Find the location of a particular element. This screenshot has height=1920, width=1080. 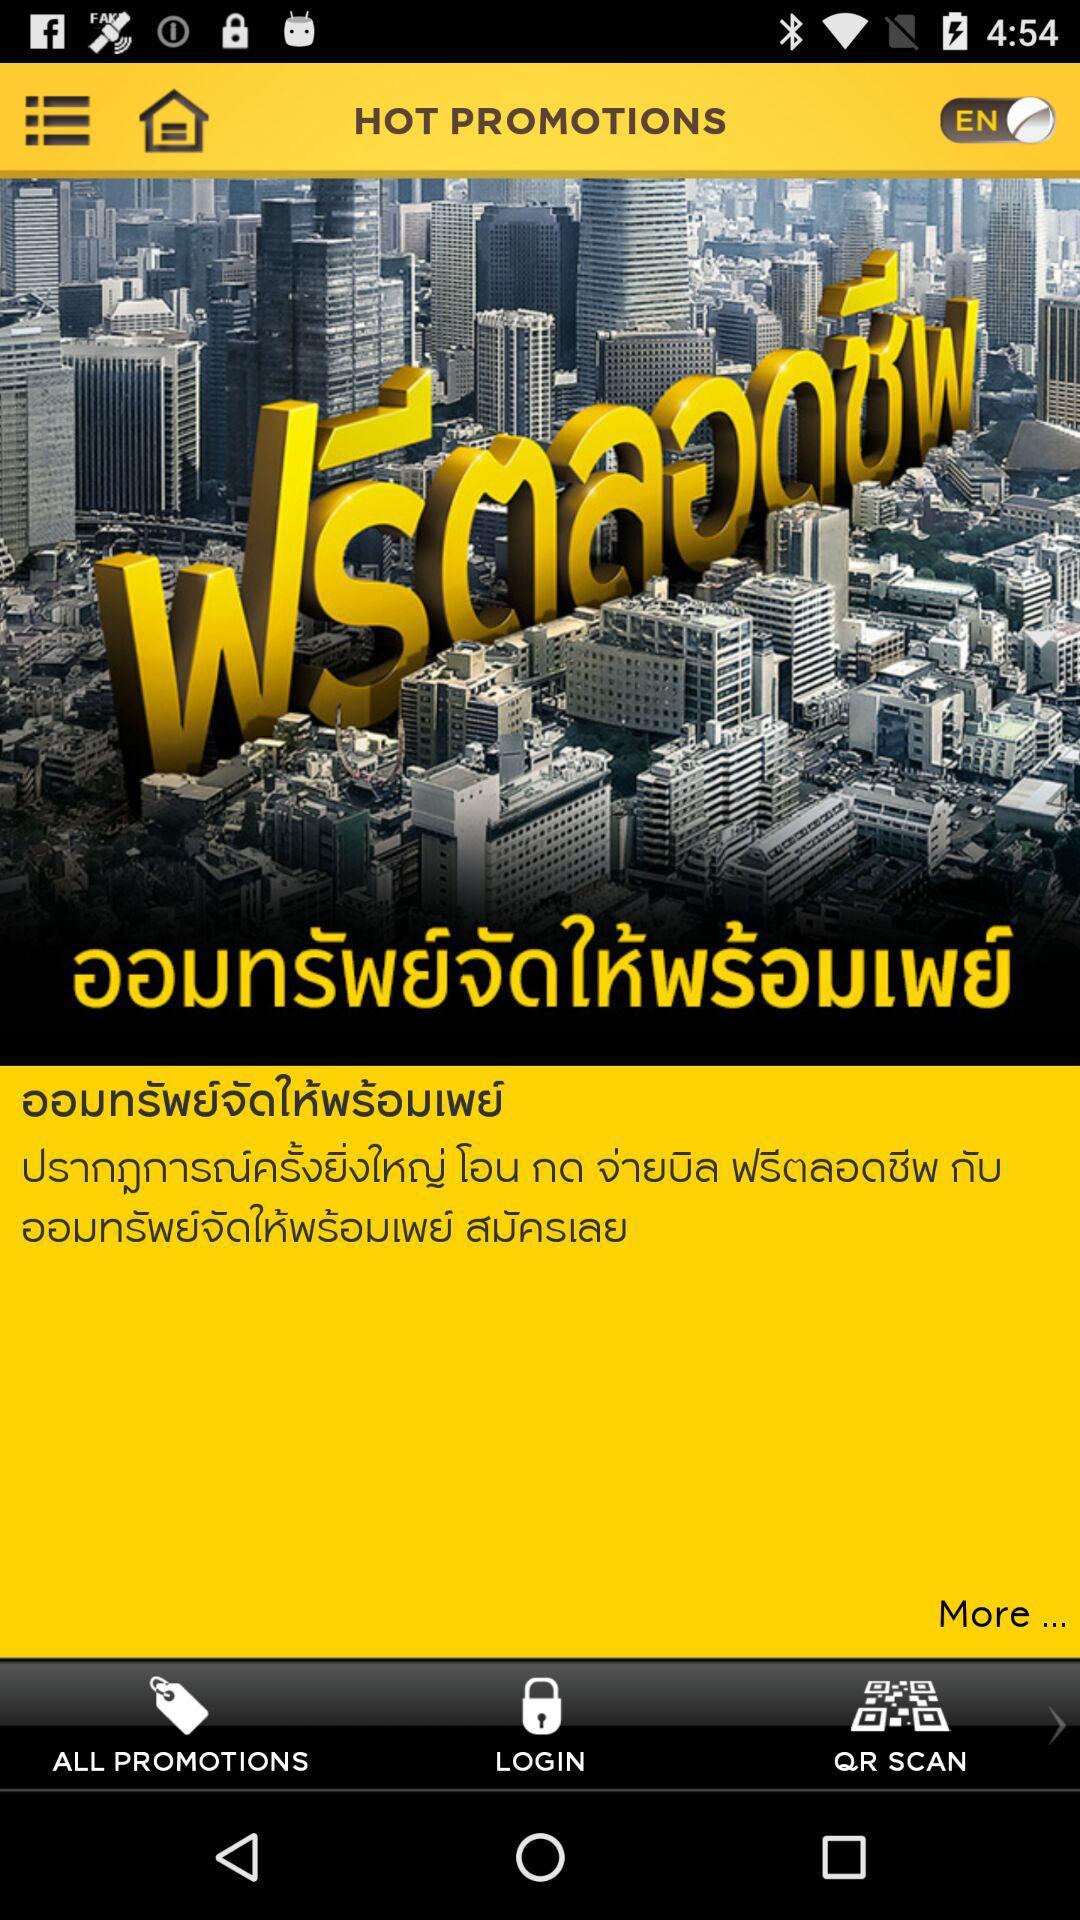

the list icon is located at coordinates (56, 128).